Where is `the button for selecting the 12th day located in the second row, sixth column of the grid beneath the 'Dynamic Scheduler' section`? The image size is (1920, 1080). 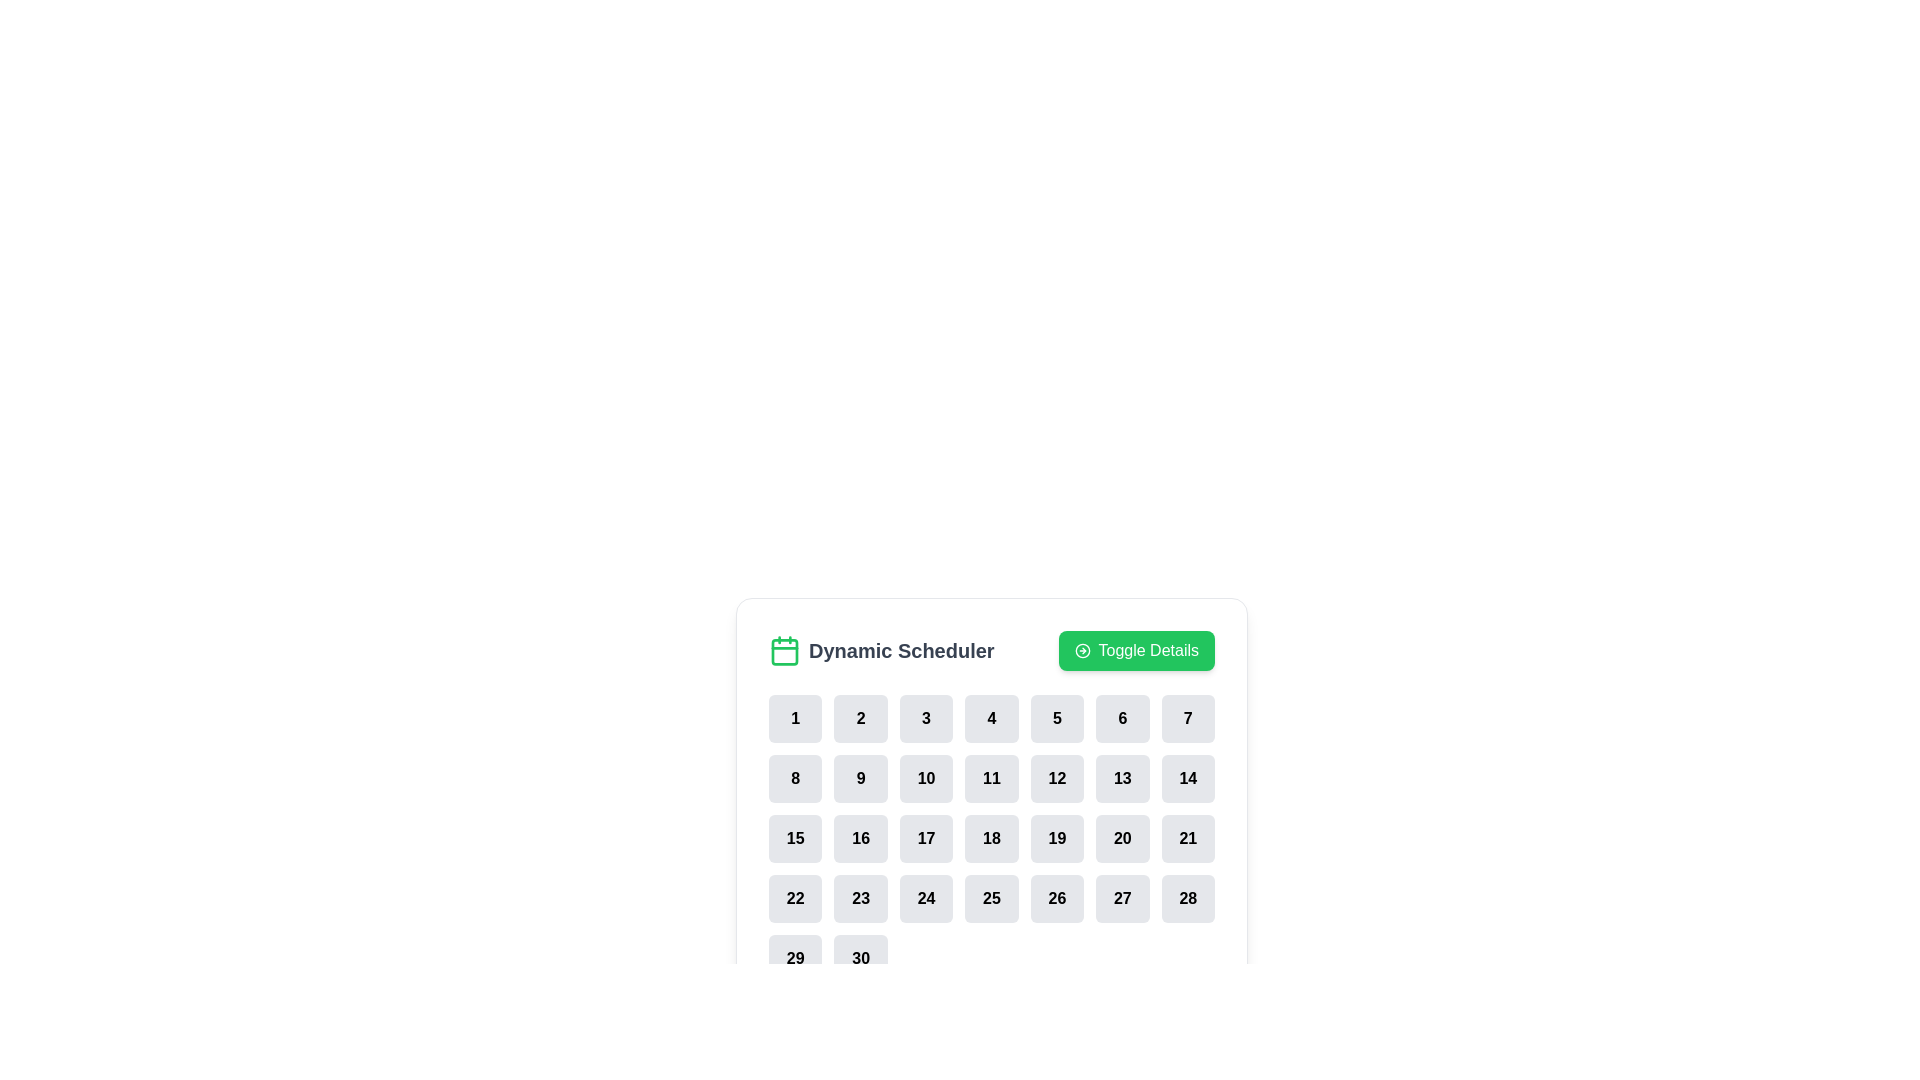
the button for selecting the 12th day located in the second row, sixth column of the grid beneath the 'Dynamic Scheduler' section is located at coordinates (1056, 778).